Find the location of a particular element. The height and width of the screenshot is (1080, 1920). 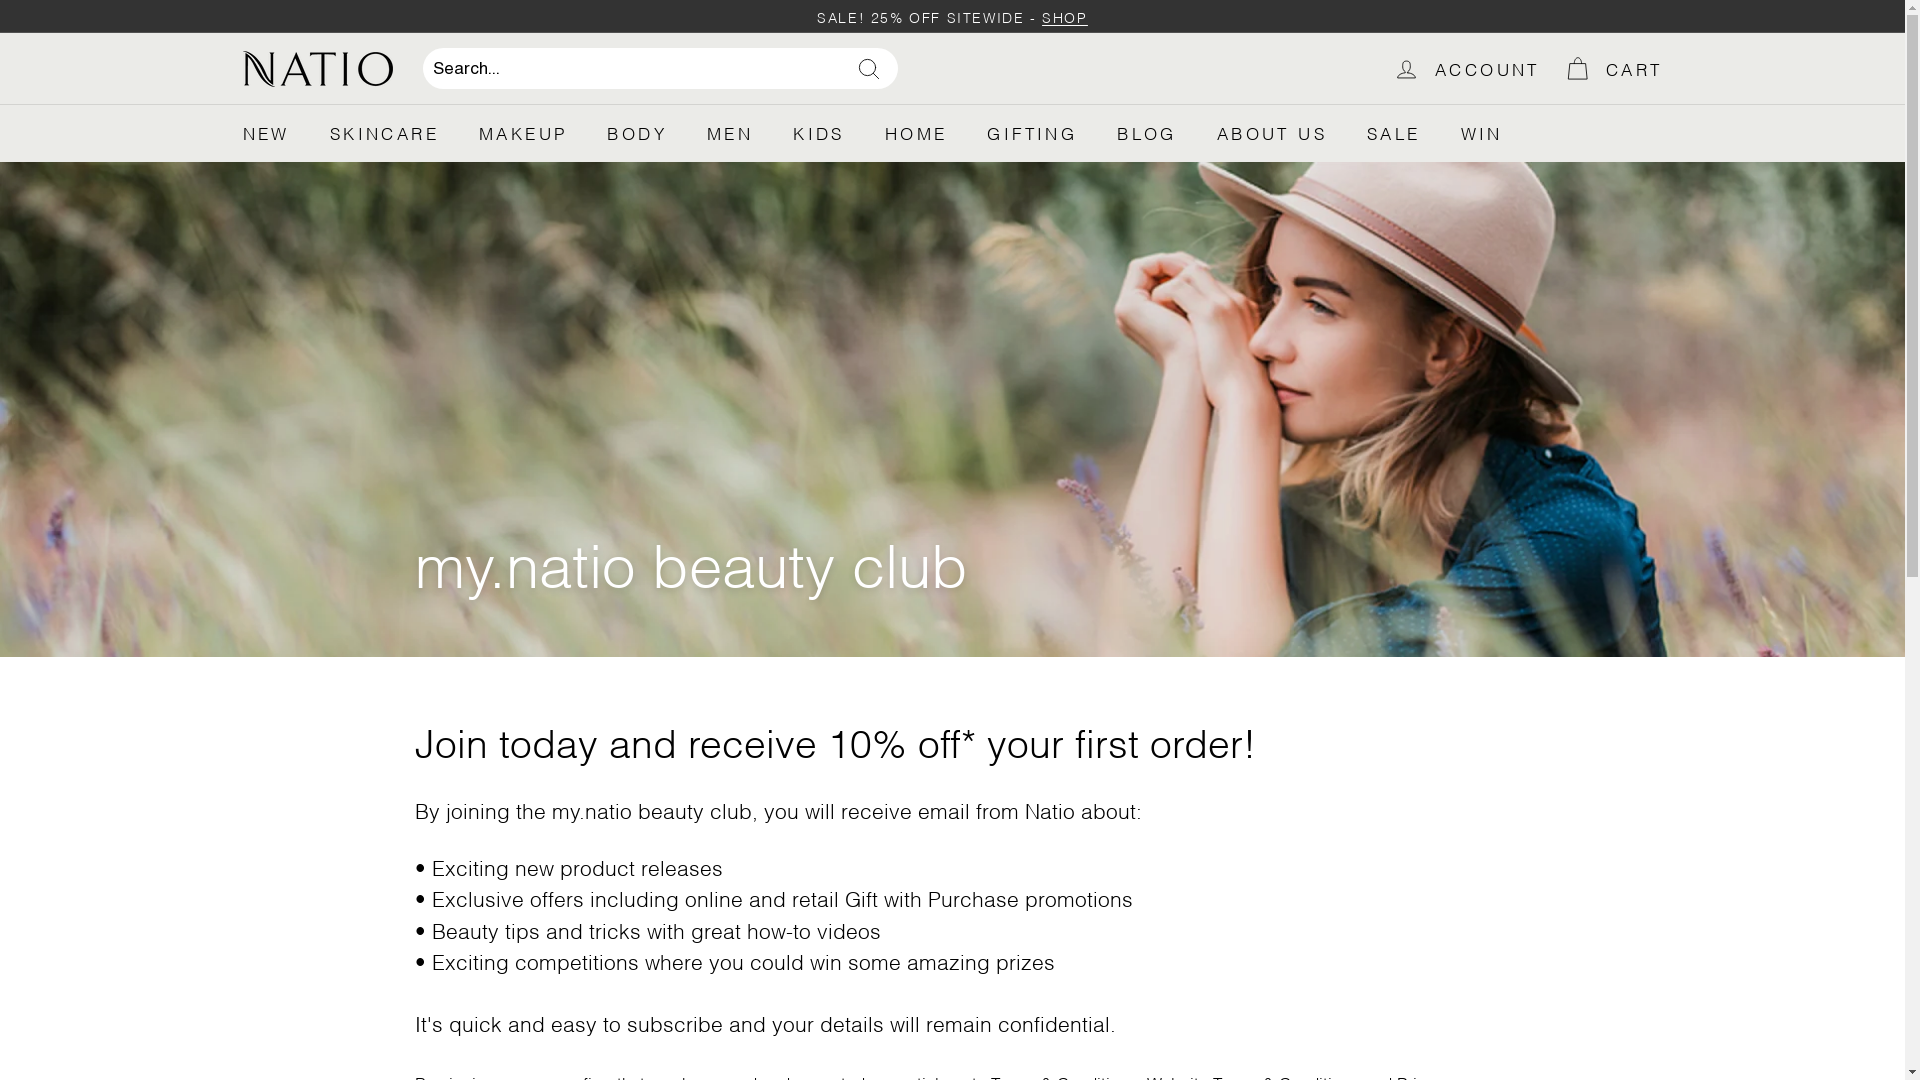

'ACCOUNT' is located at coordinates (1466, 67).